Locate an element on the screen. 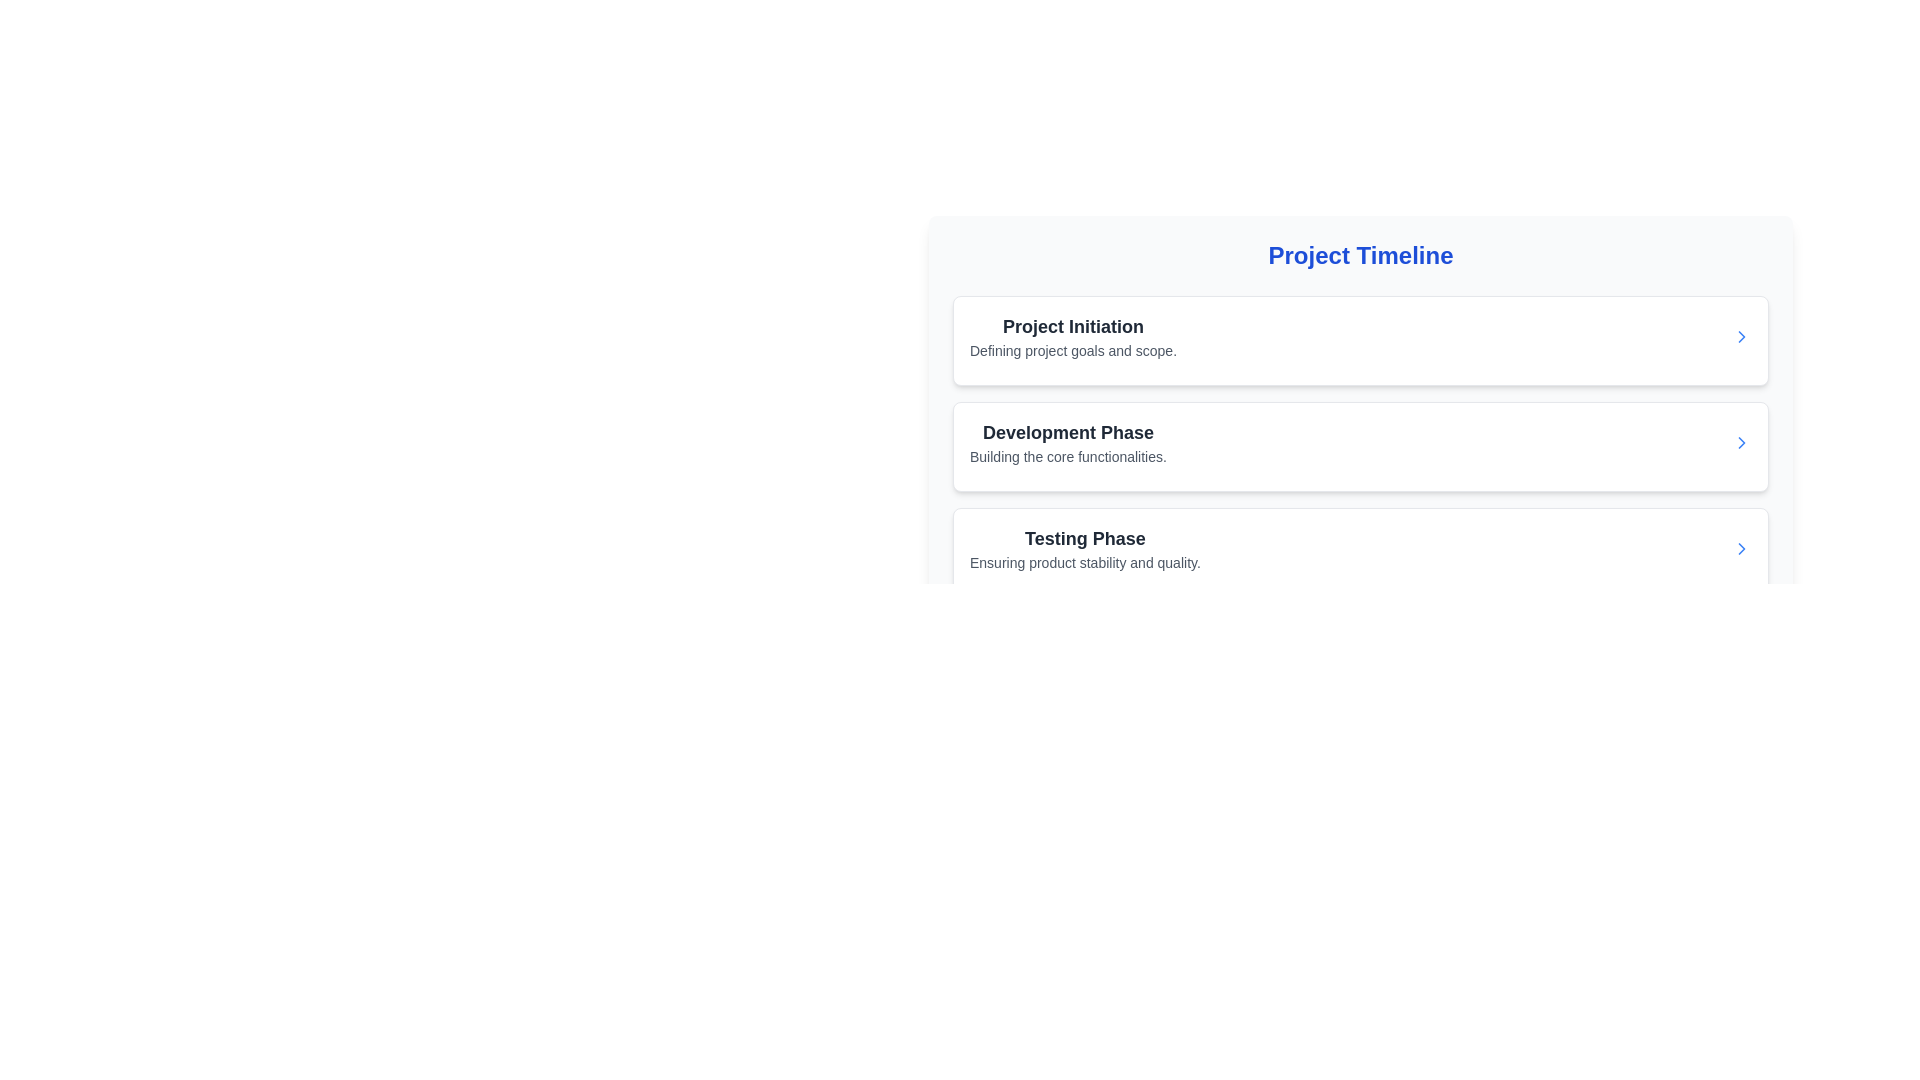  the descriptive text element that provides details about the 'Project Initiation' phase, located under the 'Project Timeline' section as the second text component following the title is located at coordinates (1072, 350).